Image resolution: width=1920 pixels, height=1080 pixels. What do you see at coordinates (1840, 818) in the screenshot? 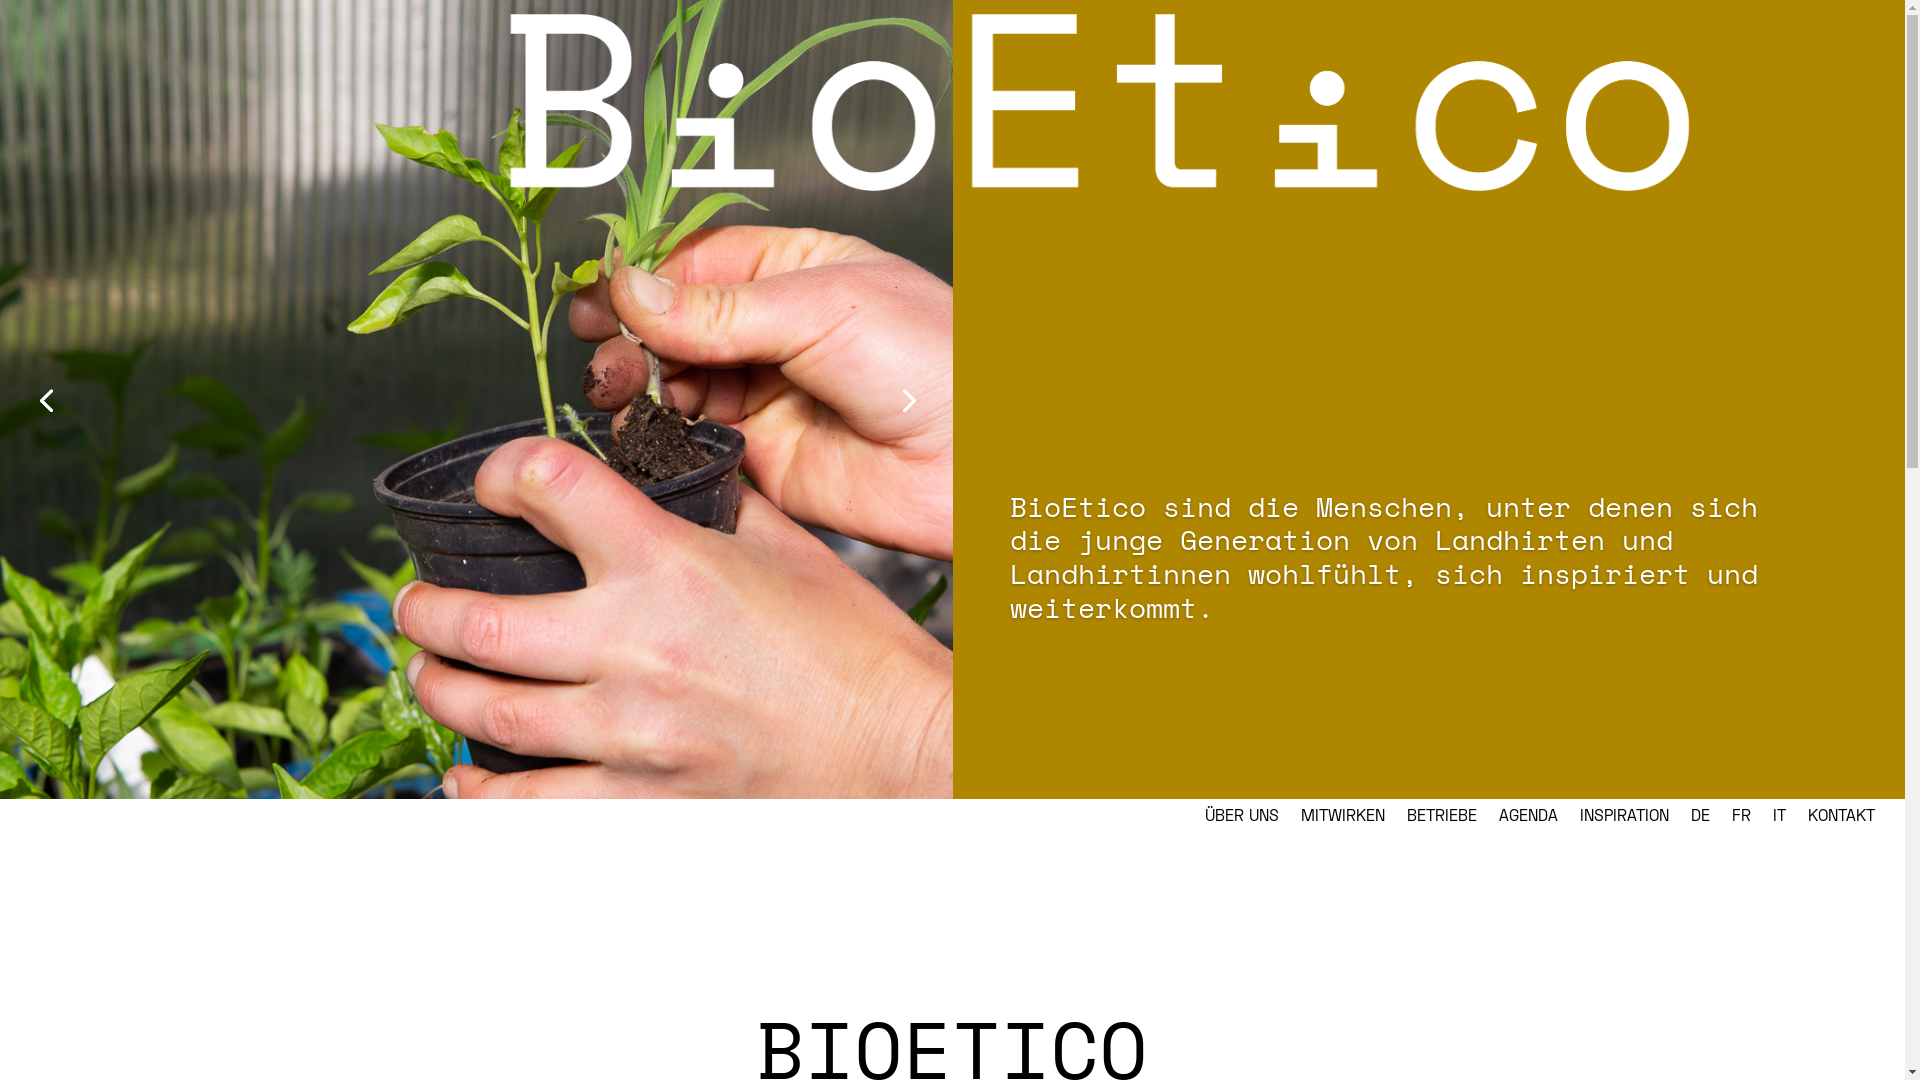
I see `'KONTAKT'` at bounding box center [1840, 818].